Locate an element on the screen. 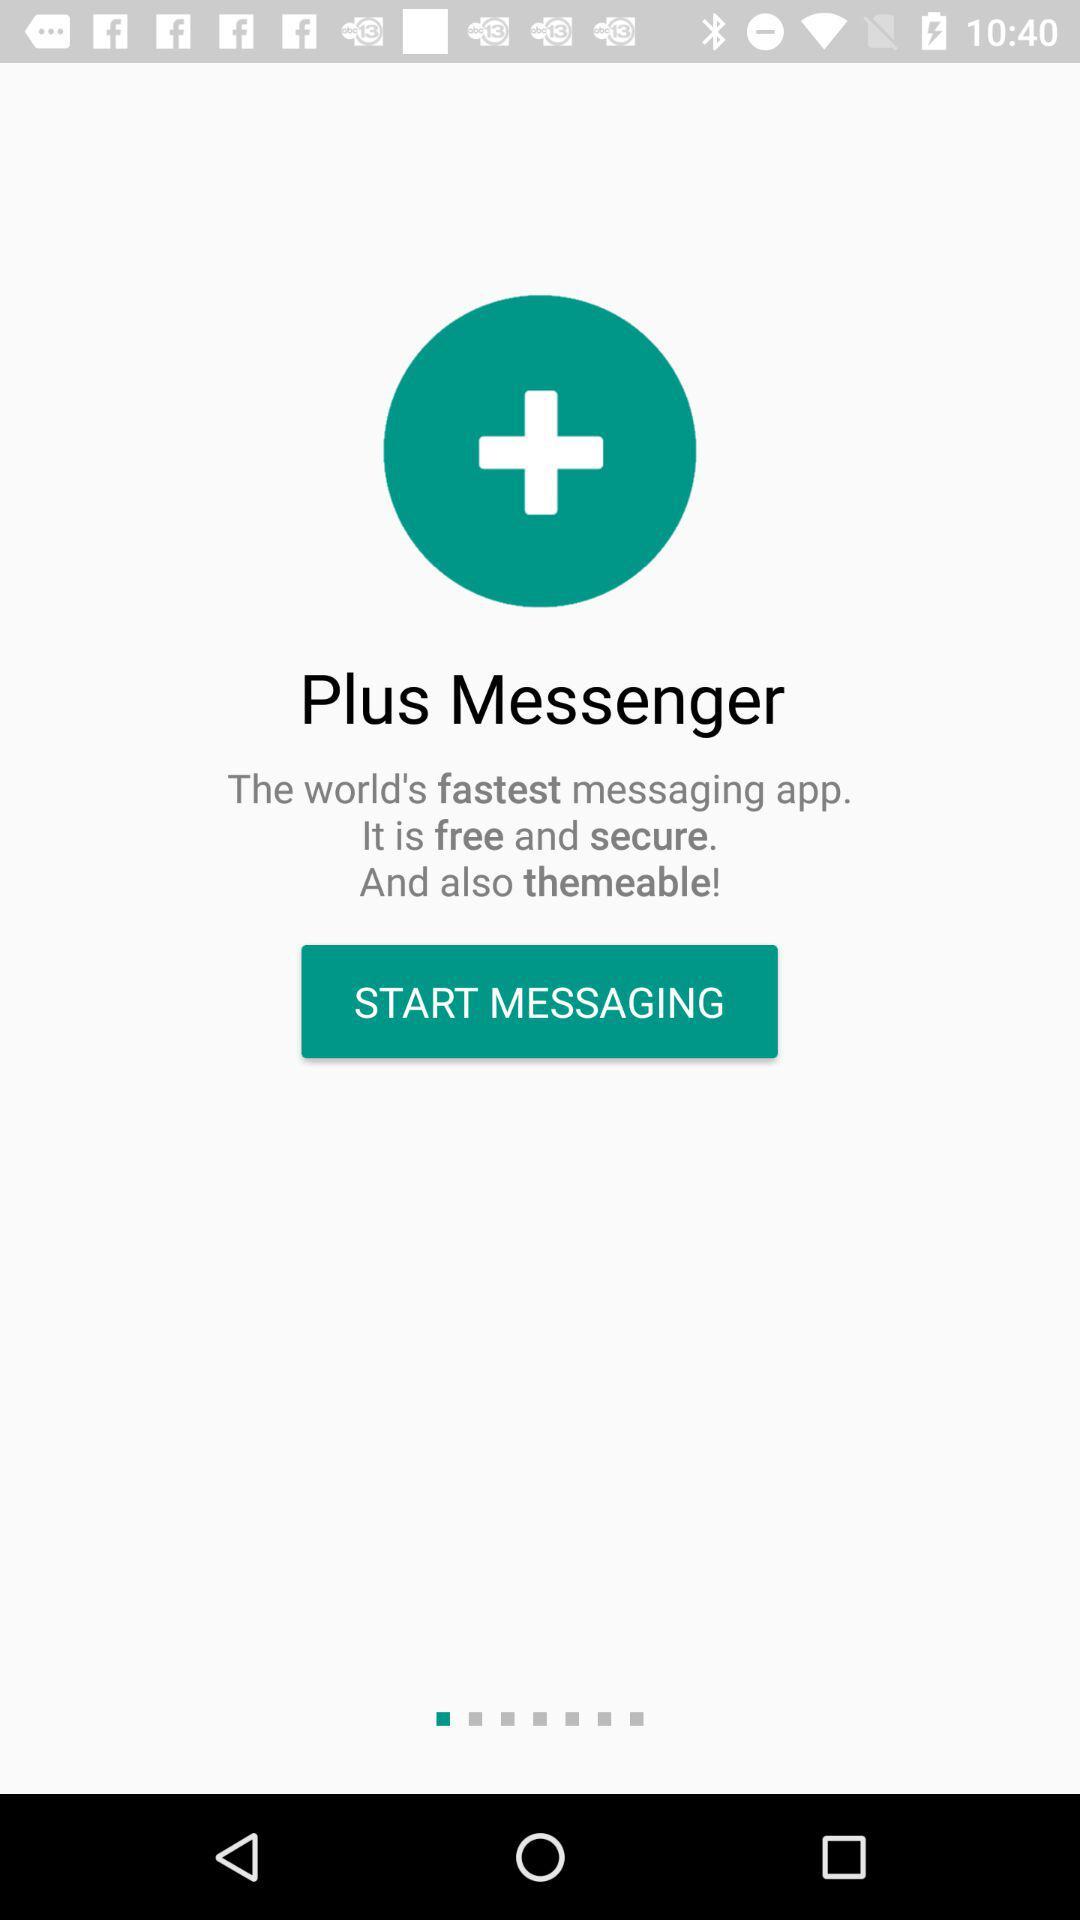 This screenshot has height=1920, width=1080. the start messaging is located at coordinates (538, 1001).